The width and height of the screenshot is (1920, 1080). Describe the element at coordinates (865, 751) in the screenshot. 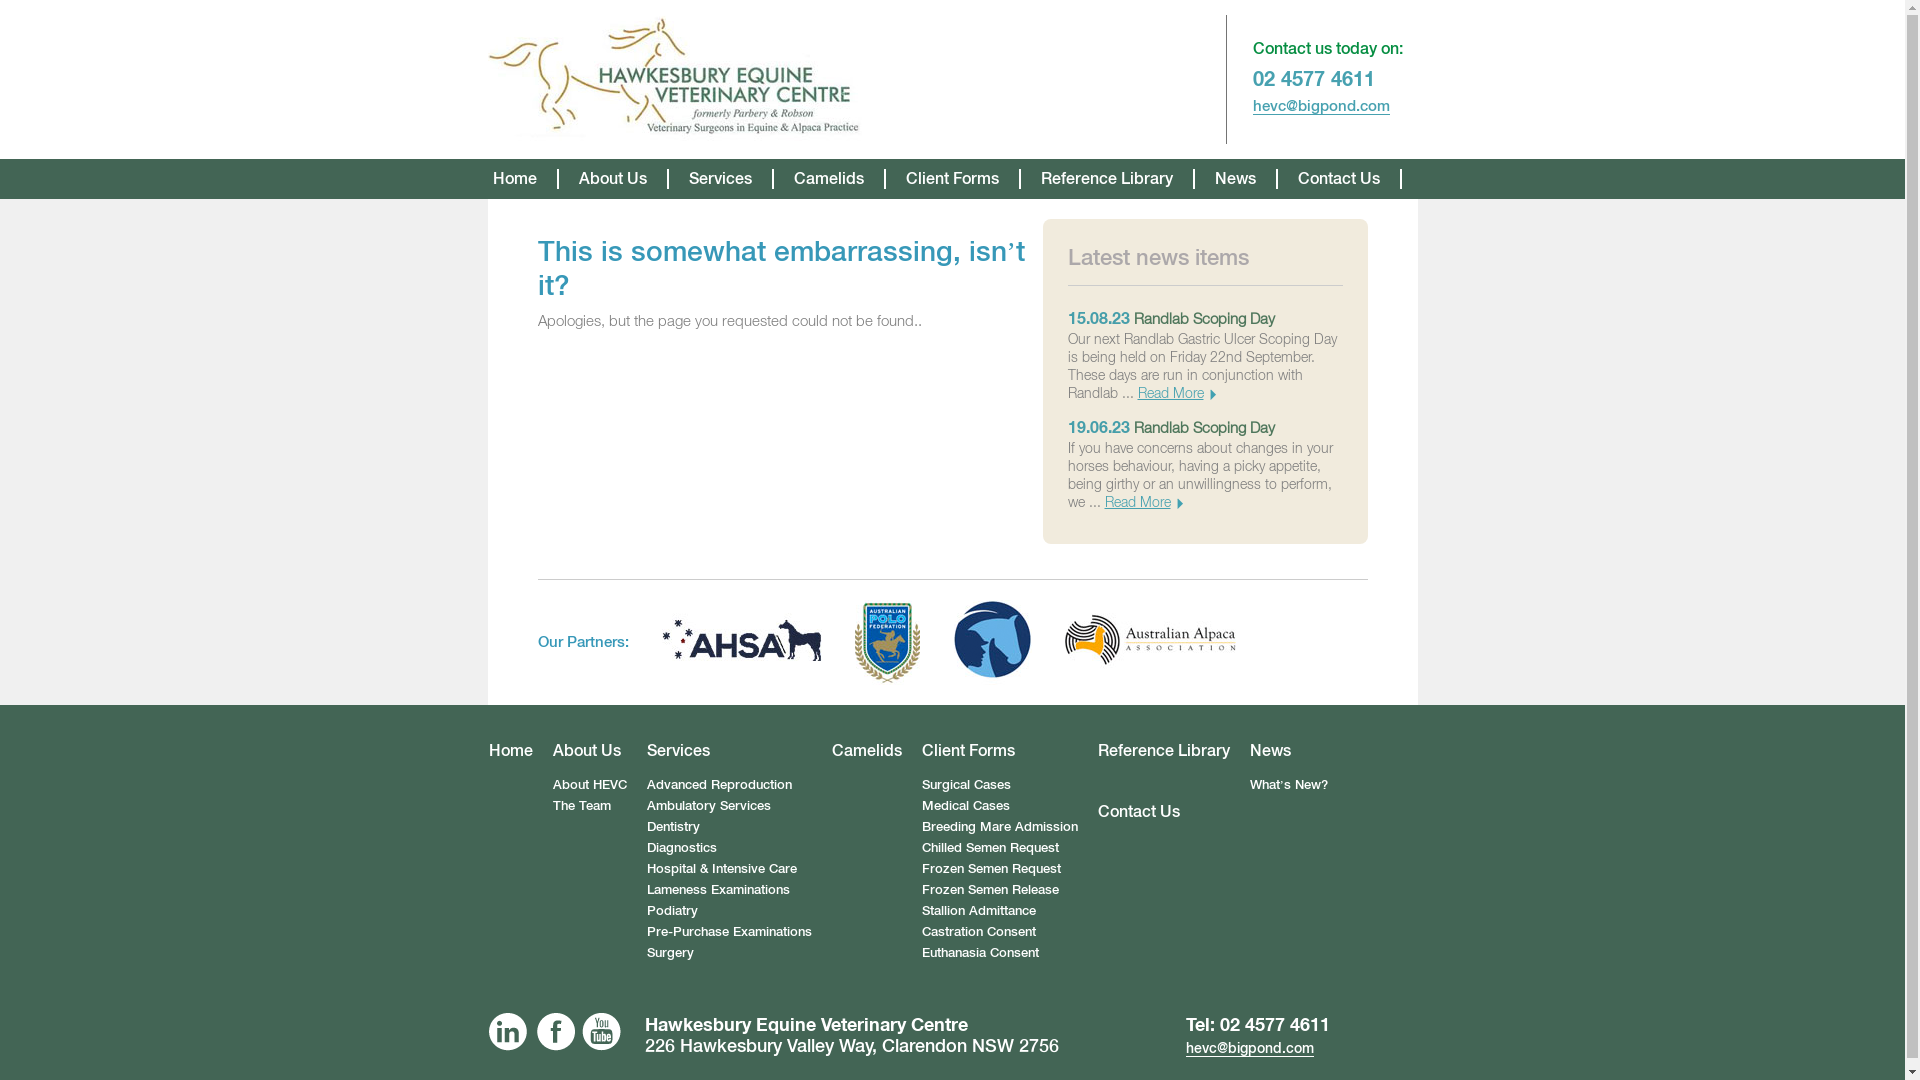

I see `'Camelids'` at that location.